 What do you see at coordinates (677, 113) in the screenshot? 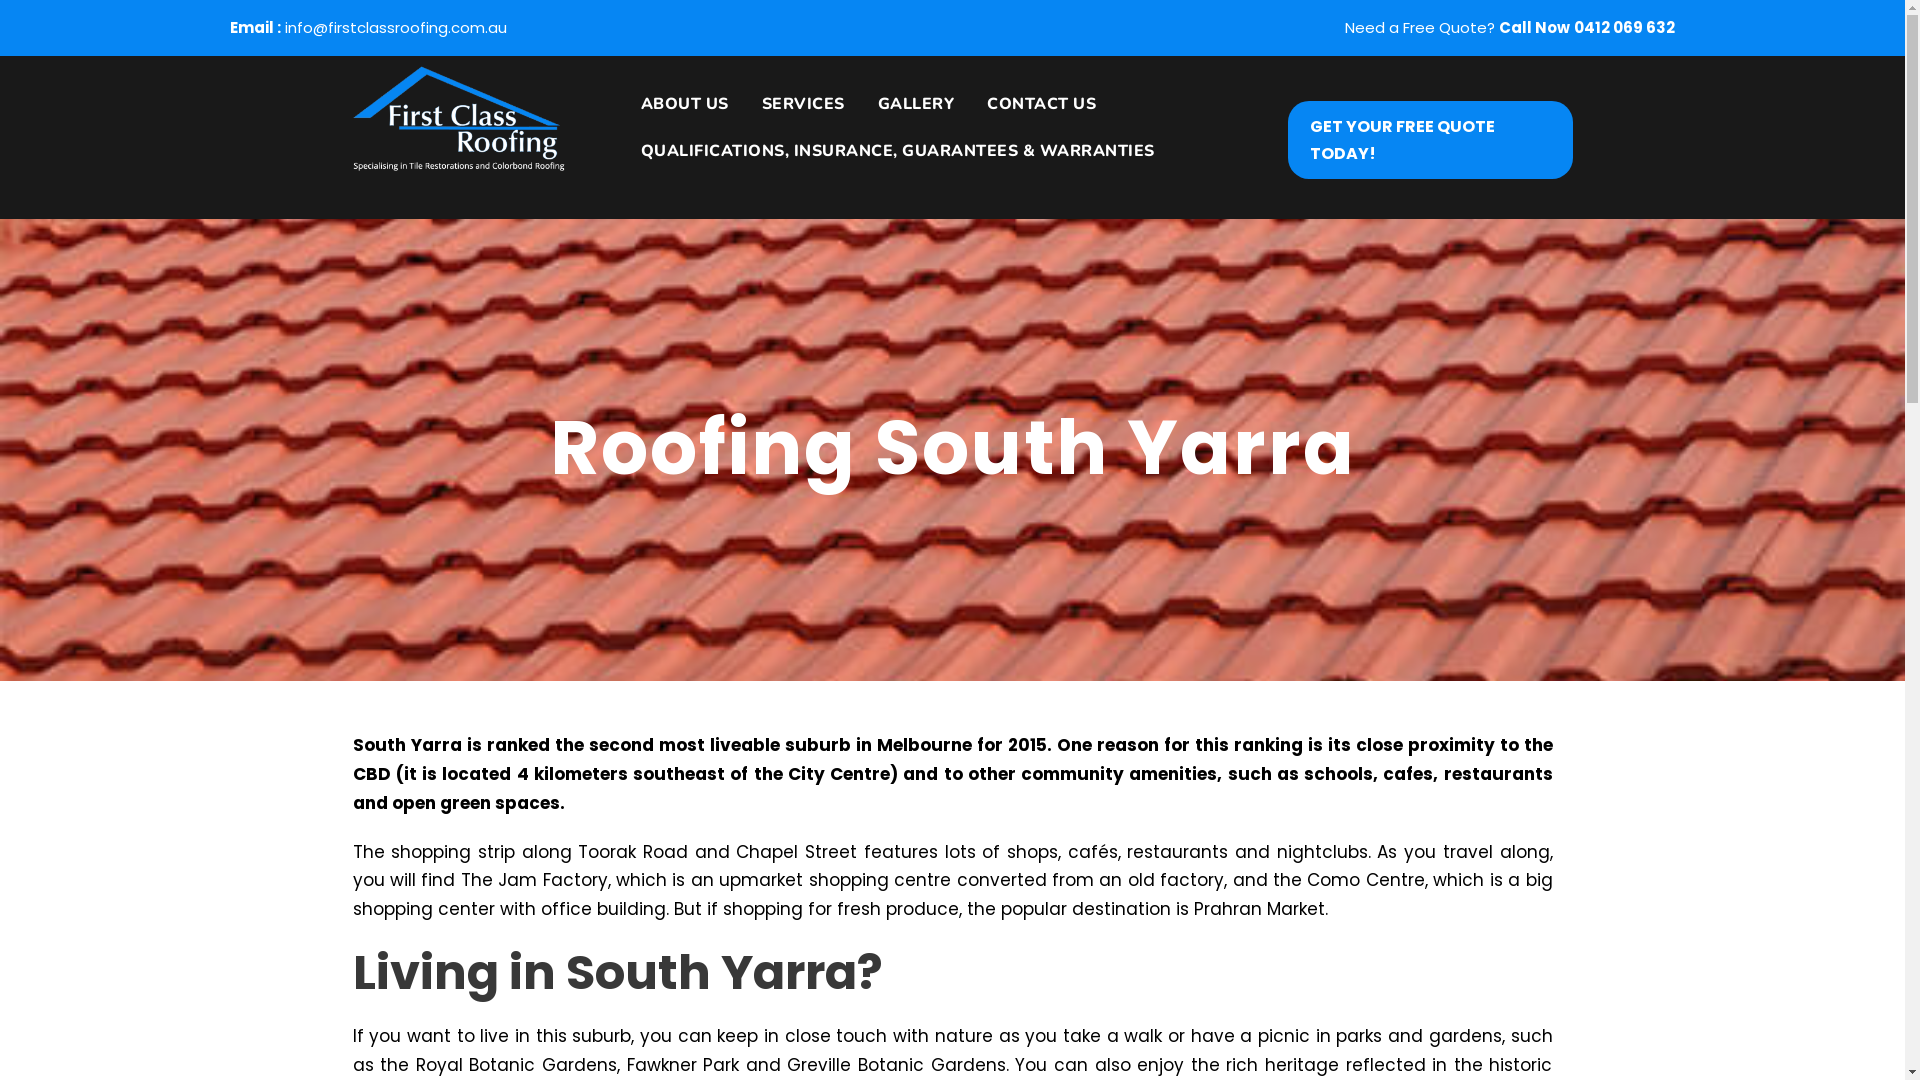
I see `'ABOUT US'` at bounding box center [677, 113].